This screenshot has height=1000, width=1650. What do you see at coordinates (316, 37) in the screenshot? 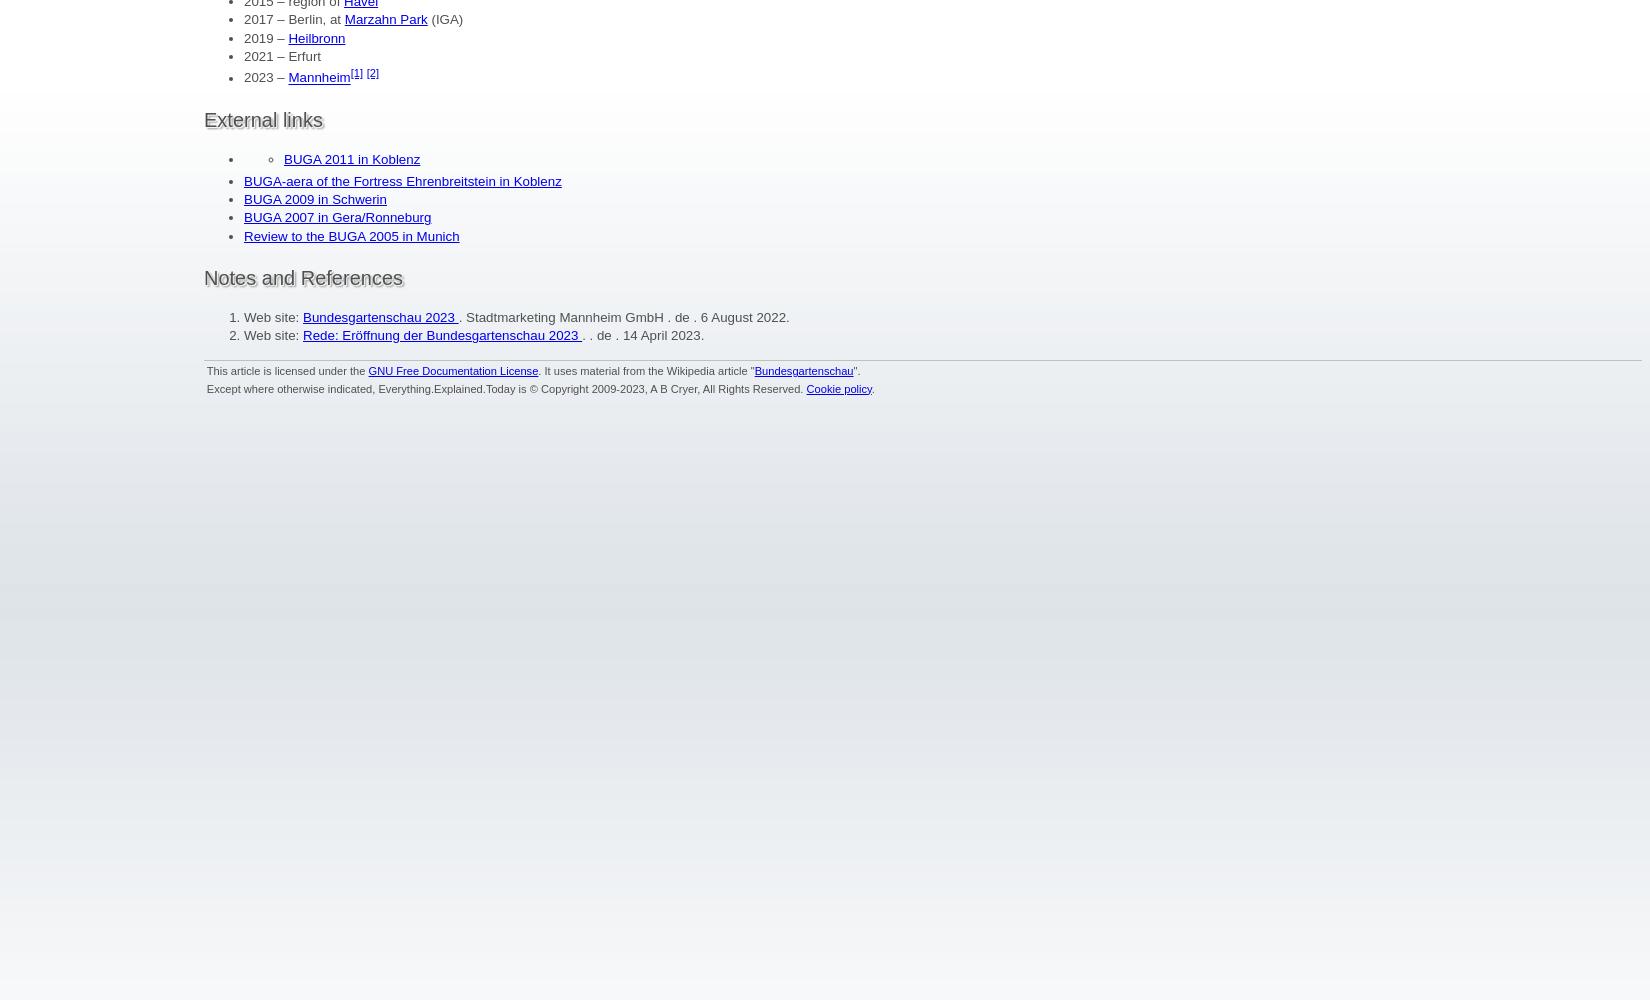
I see `'Heilbronn'` at bounding box center [316, 37].